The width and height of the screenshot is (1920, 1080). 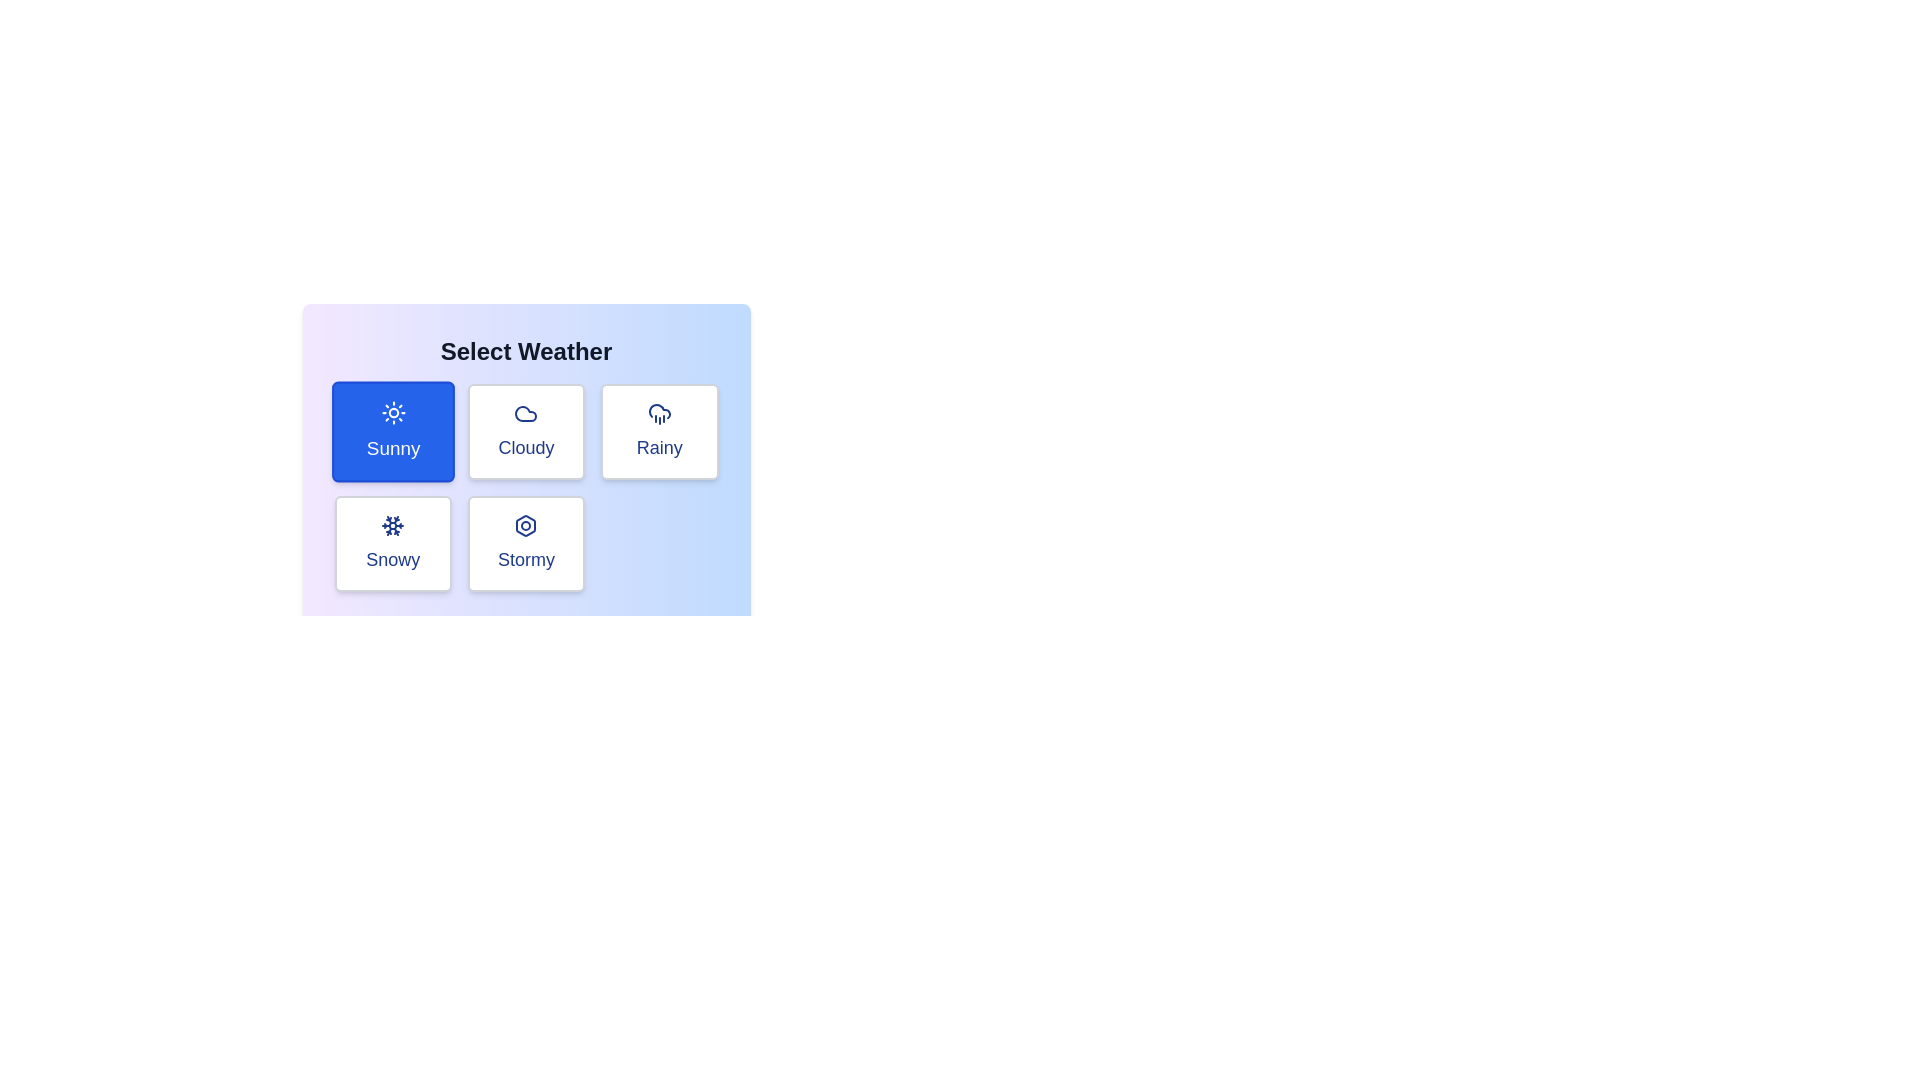 I want to click on the 'Sunny' weather icon located in the top-left section of the selectable weather options grid, so click(x=393, y=411).